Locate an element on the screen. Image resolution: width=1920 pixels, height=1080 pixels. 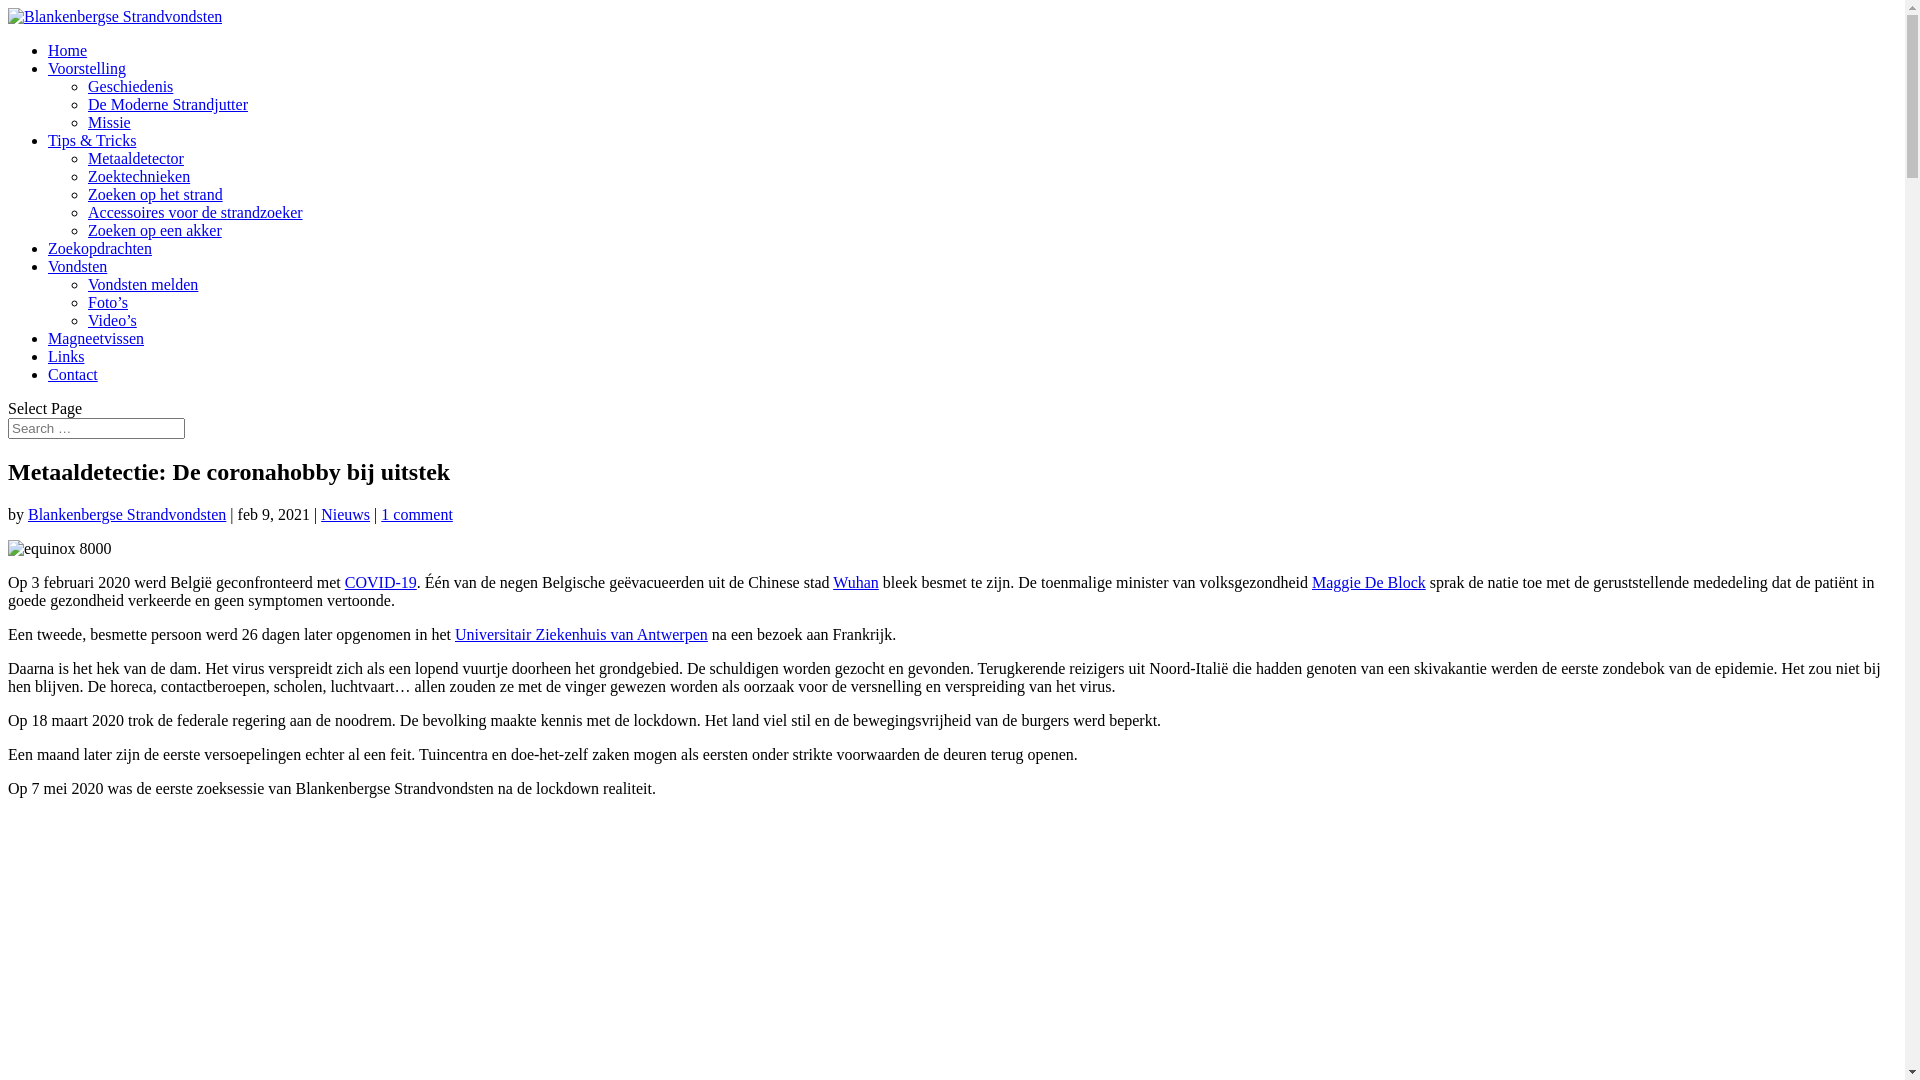
'Universitair Ziekenhuis van Antwerpen' is located at coordinates (580, 634).